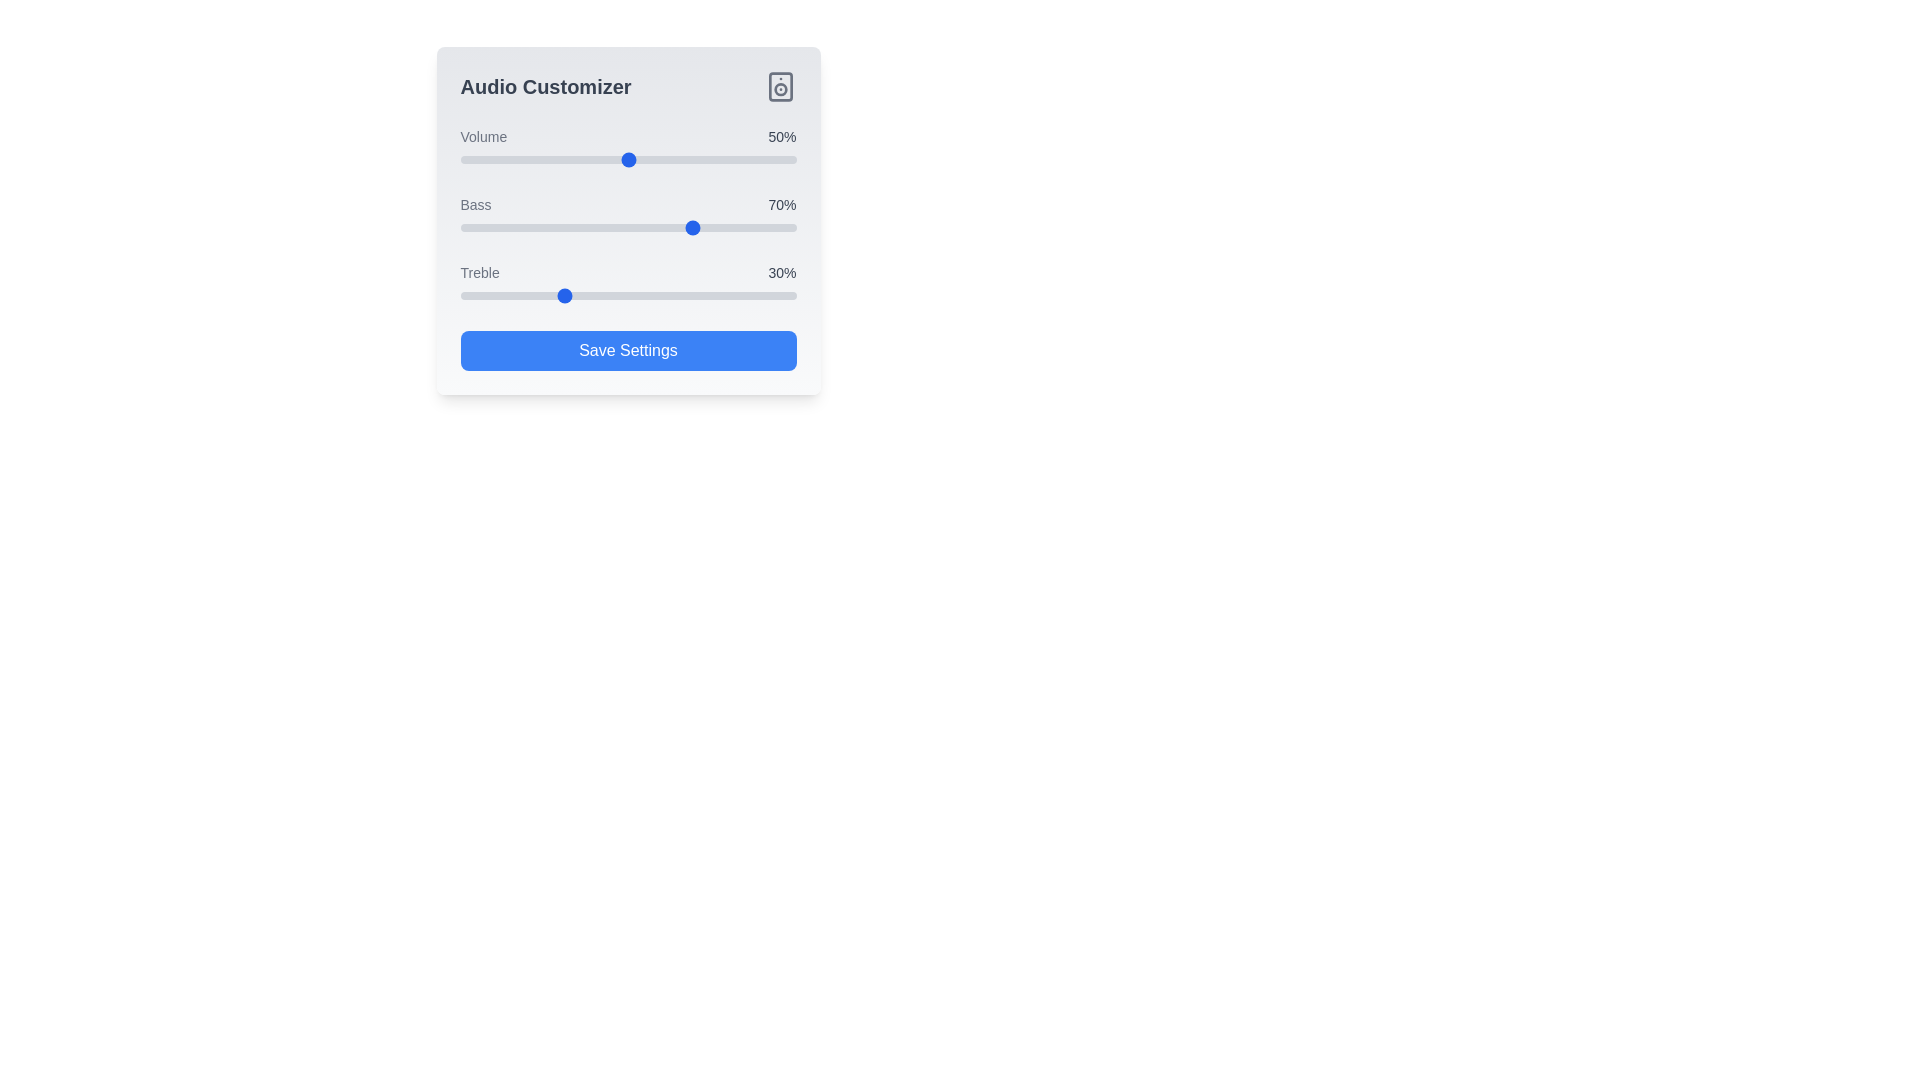  What do you see at coordinates (699, 226) in the screenshot?
I see `the bass slider to 71%` at bounding box center [699, 226].